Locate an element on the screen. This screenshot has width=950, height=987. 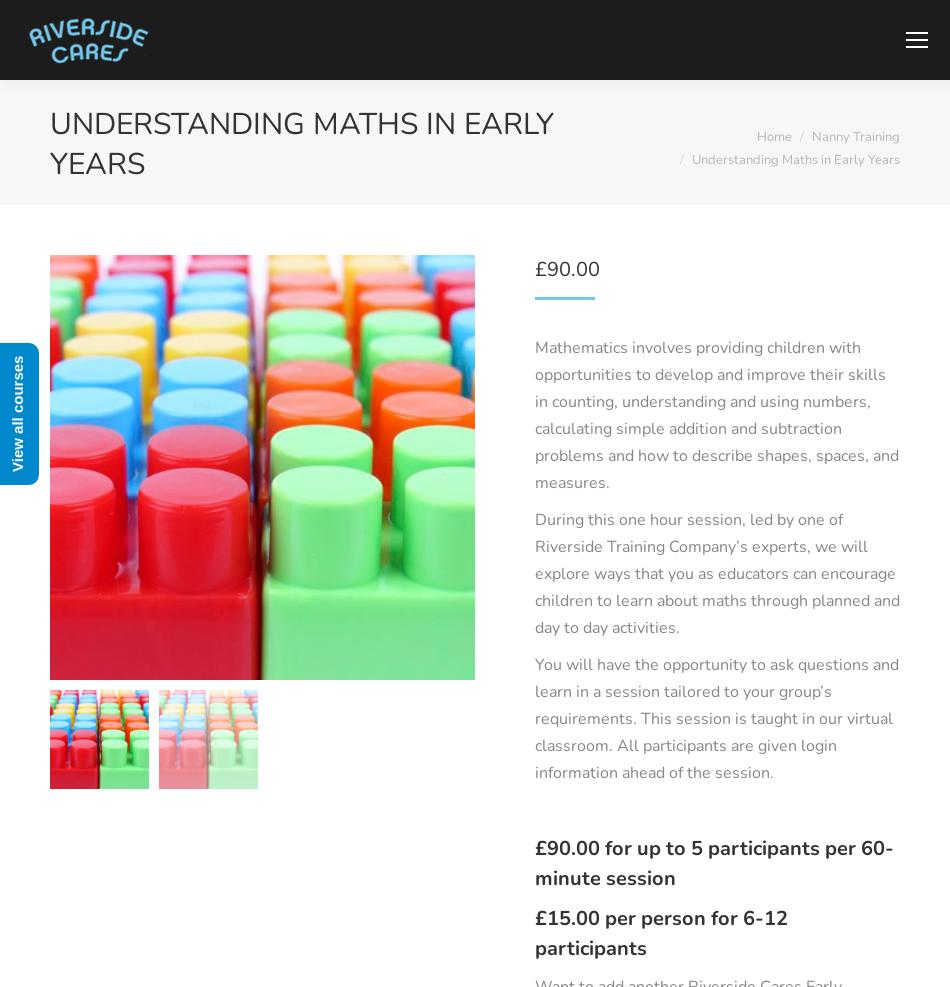
'View all courses' is located at coordinates (17, 413).